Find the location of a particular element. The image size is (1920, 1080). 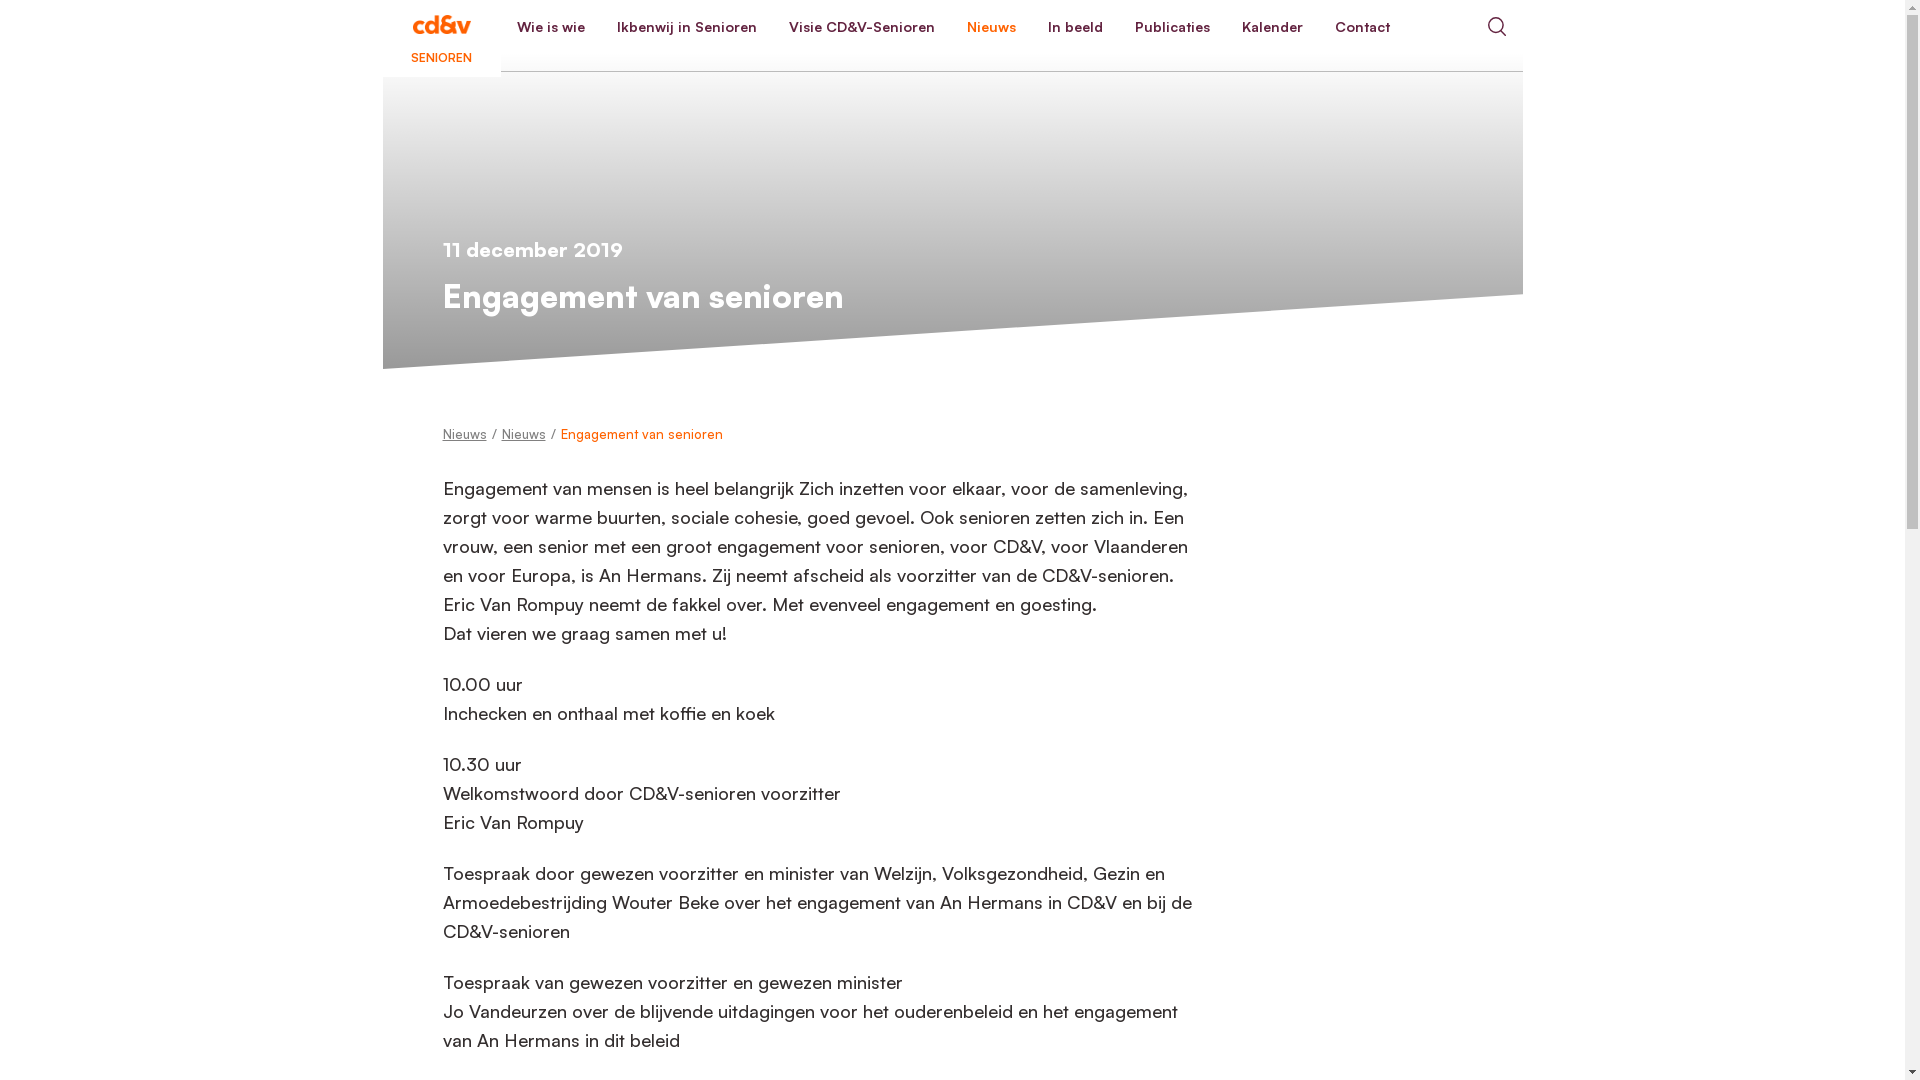

'Nieuws' is located at coordinates (463, 433).